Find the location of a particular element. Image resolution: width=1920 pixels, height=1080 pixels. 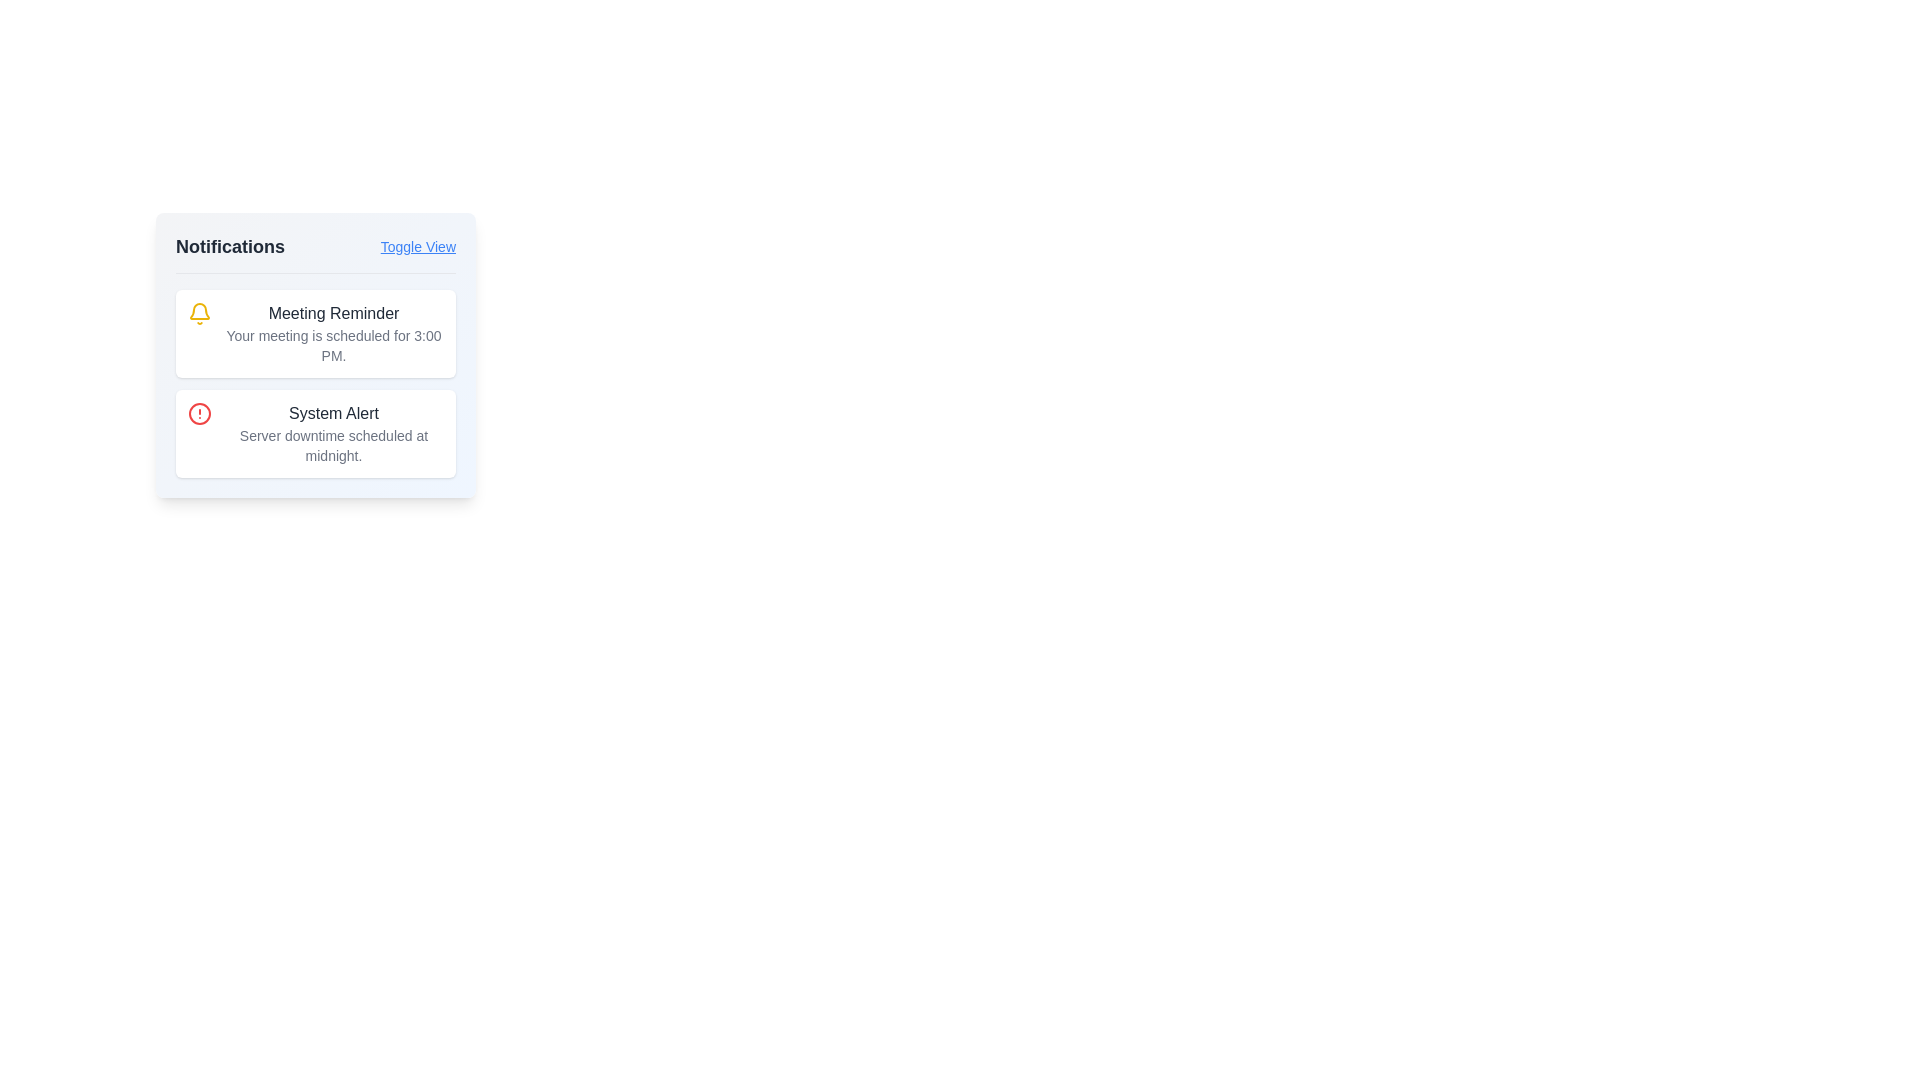

text label stating 'Your meeting is scheduled for 3:00 PM.' which is styled in a smaller gray font and positioned below the title 'Meeting Reminder' in the notification card is located at coordinates (334, 345).